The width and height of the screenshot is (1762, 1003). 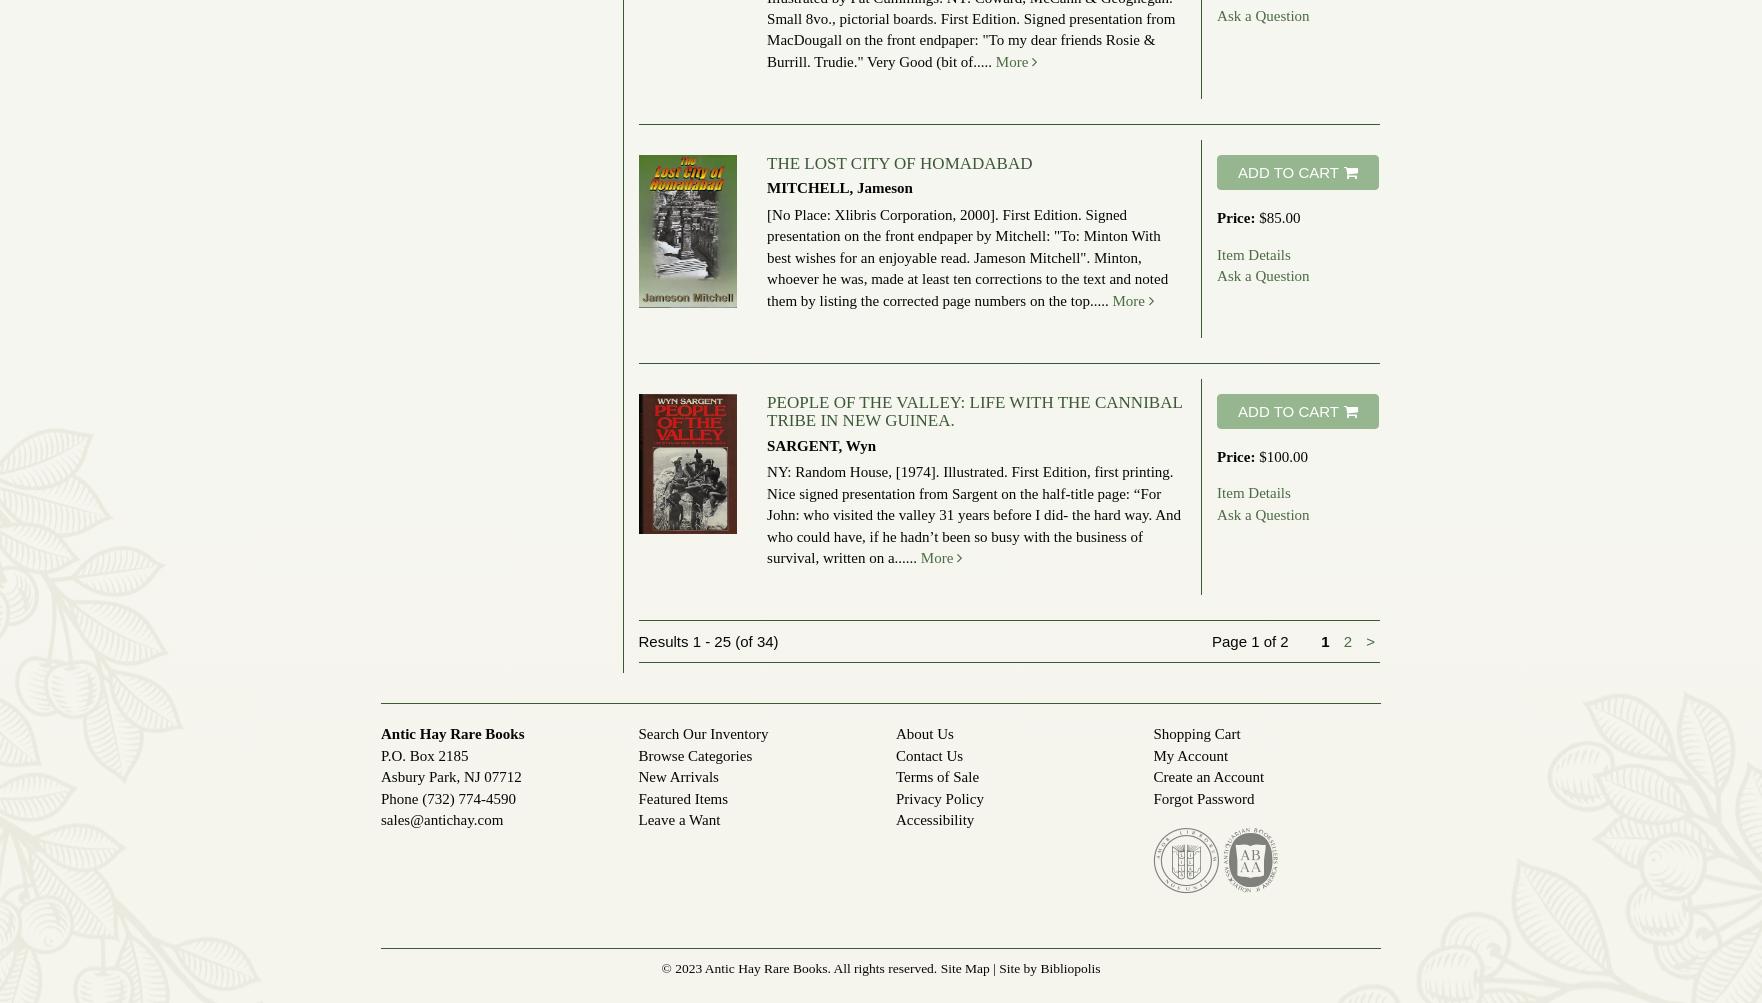 I want to click on 'Leave a Want', so click(x=678, y=819).